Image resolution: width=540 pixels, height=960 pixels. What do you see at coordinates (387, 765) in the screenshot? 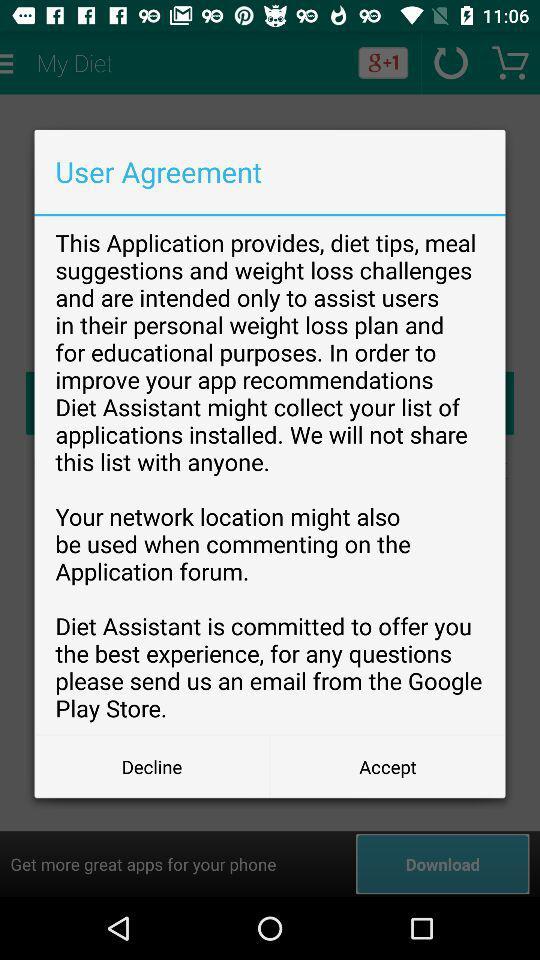
I see `icon to the right of the decline item` at bounding box center [387, 765].